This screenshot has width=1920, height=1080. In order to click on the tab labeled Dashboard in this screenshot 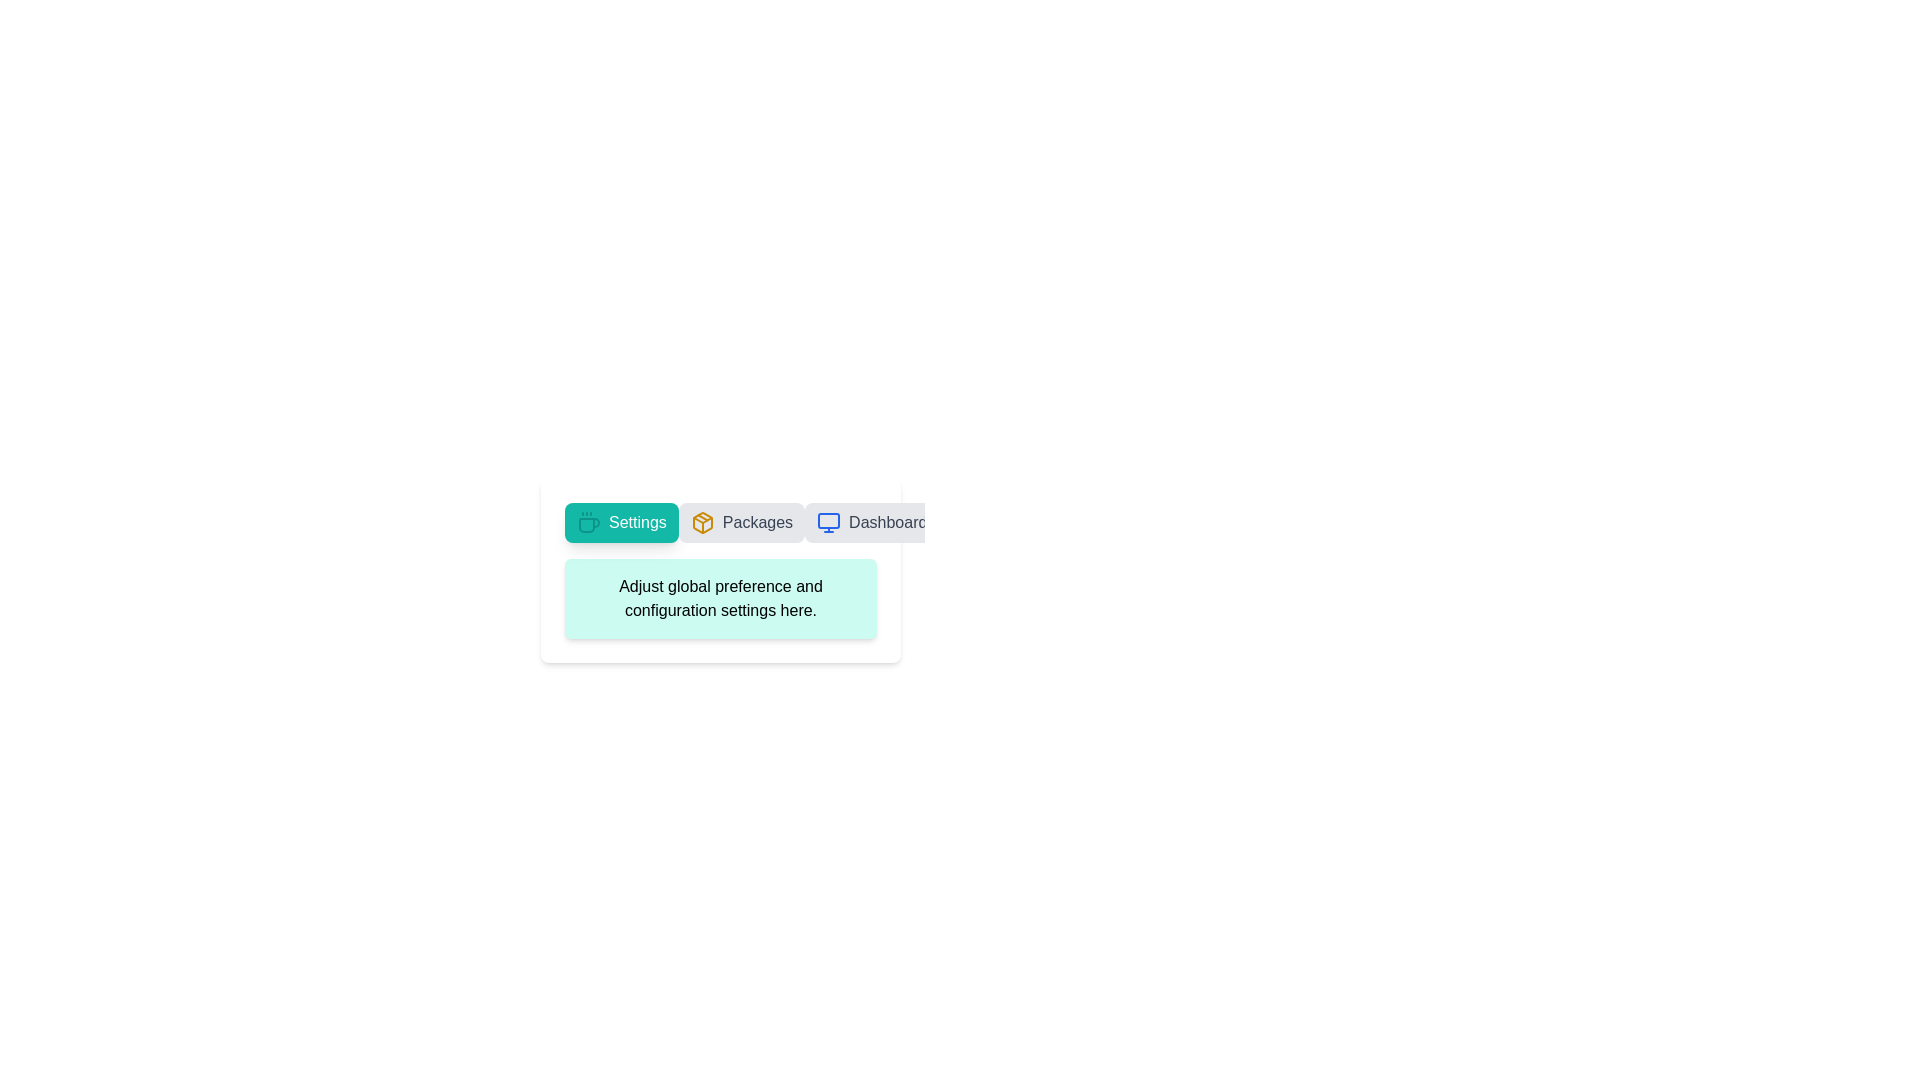, I will do `click(872, 522)`.